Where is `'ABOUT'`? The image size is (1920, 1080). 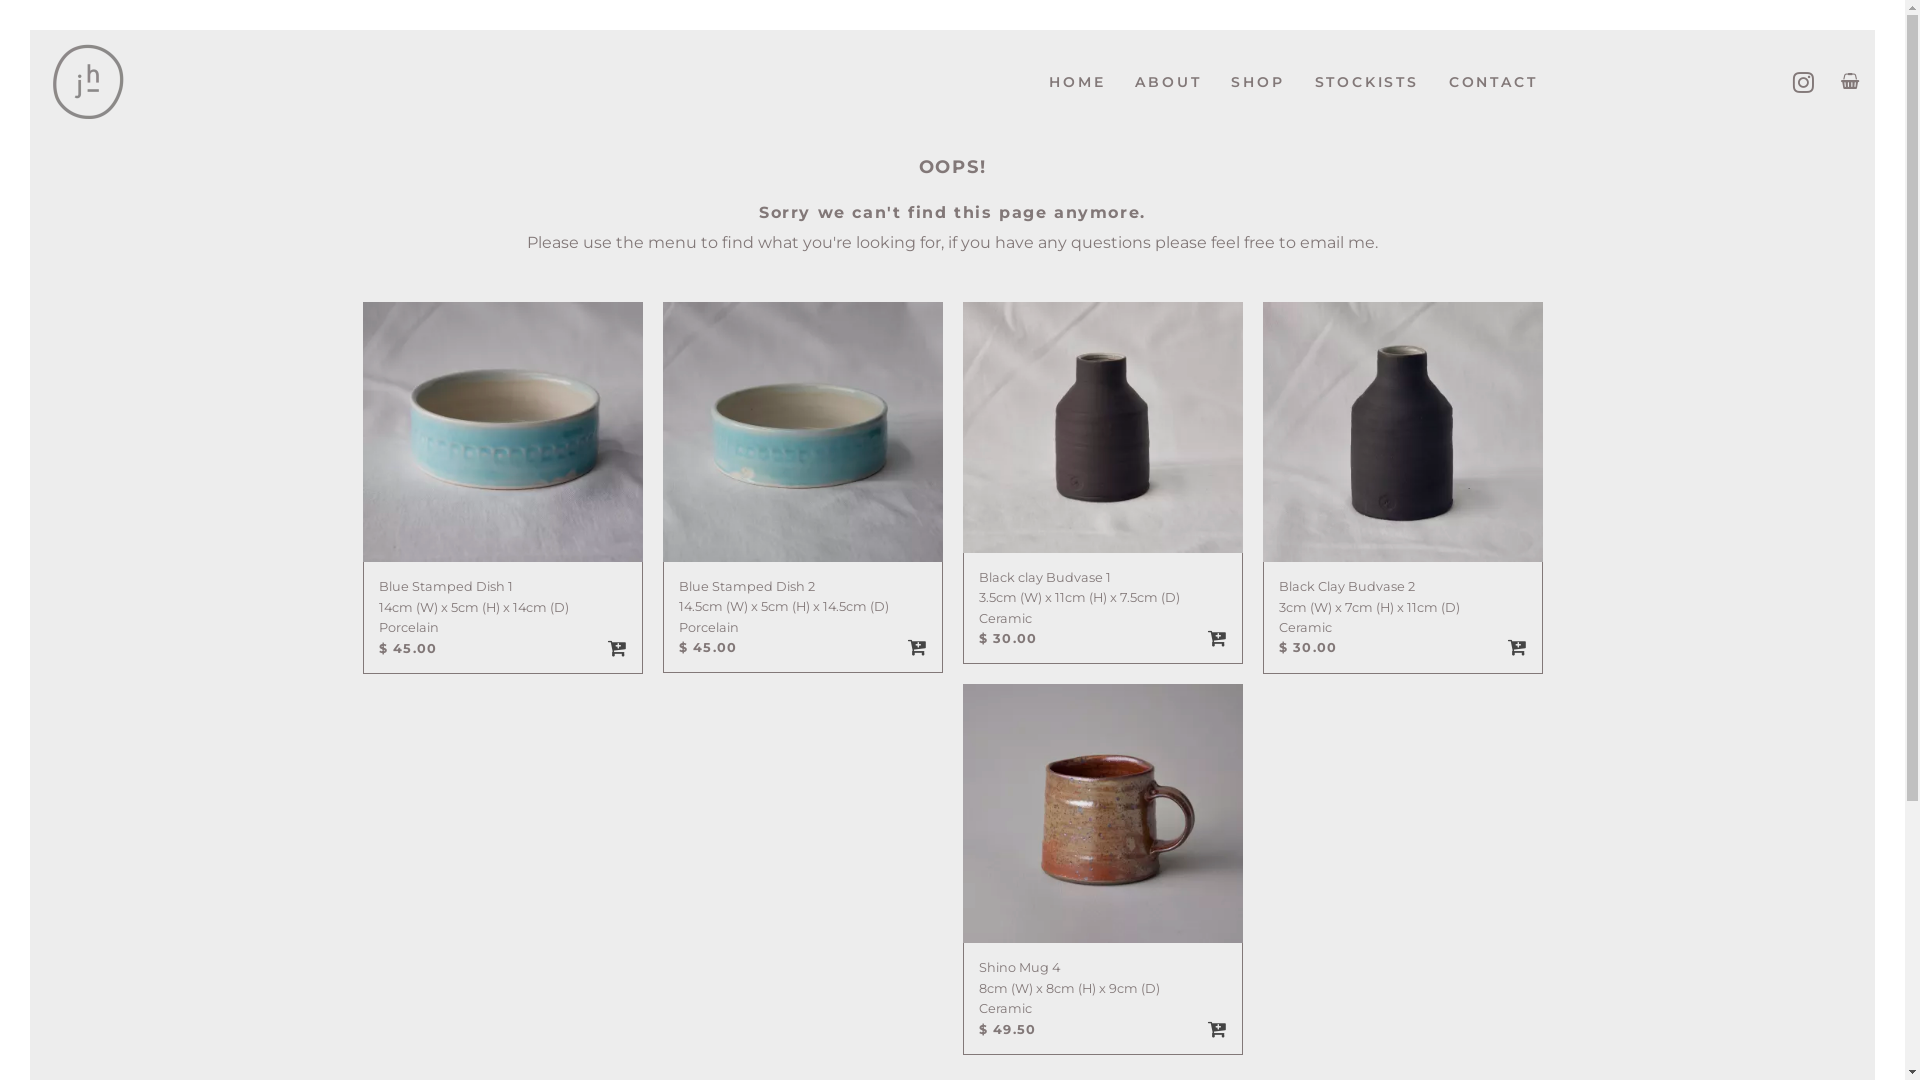 'ABOUT' is located at coordinates (1167, 81).